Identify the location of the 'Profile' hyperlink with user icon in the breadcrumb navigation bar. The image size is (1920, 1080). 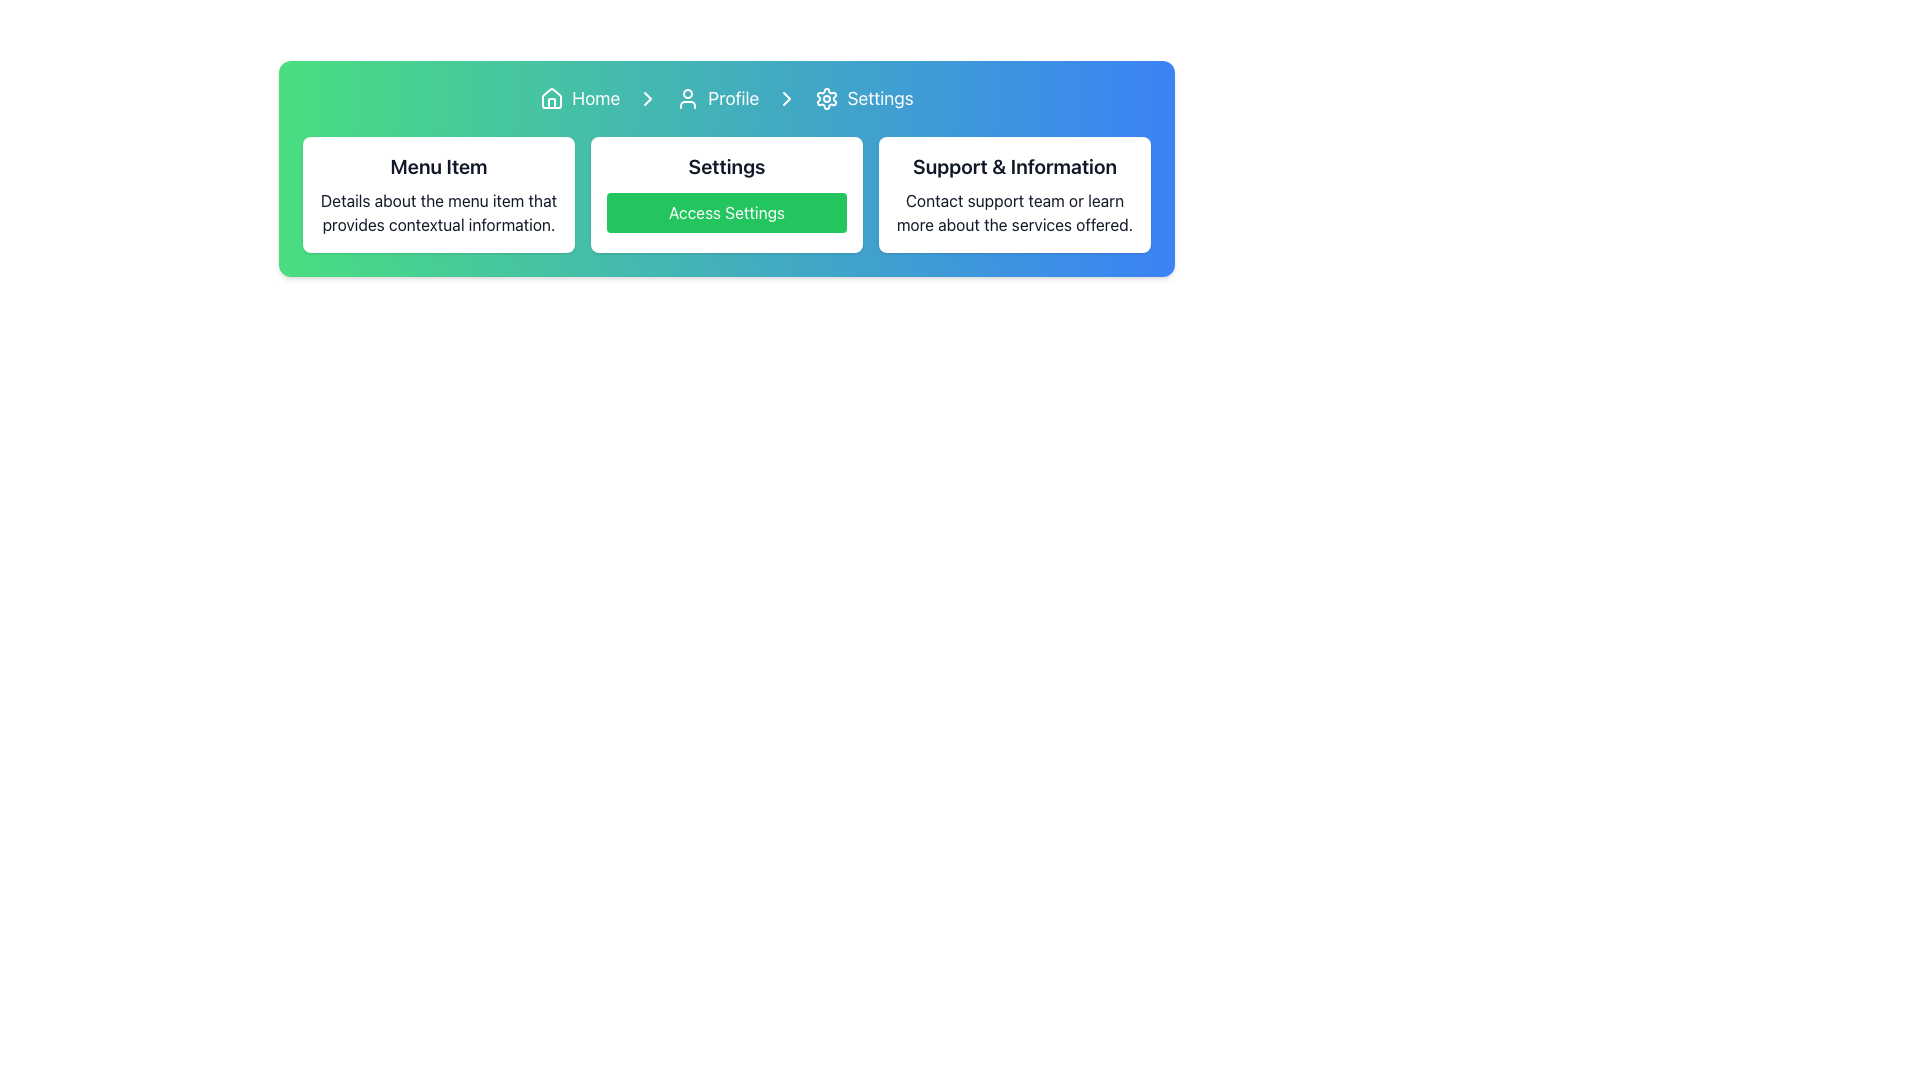
(717, 99).